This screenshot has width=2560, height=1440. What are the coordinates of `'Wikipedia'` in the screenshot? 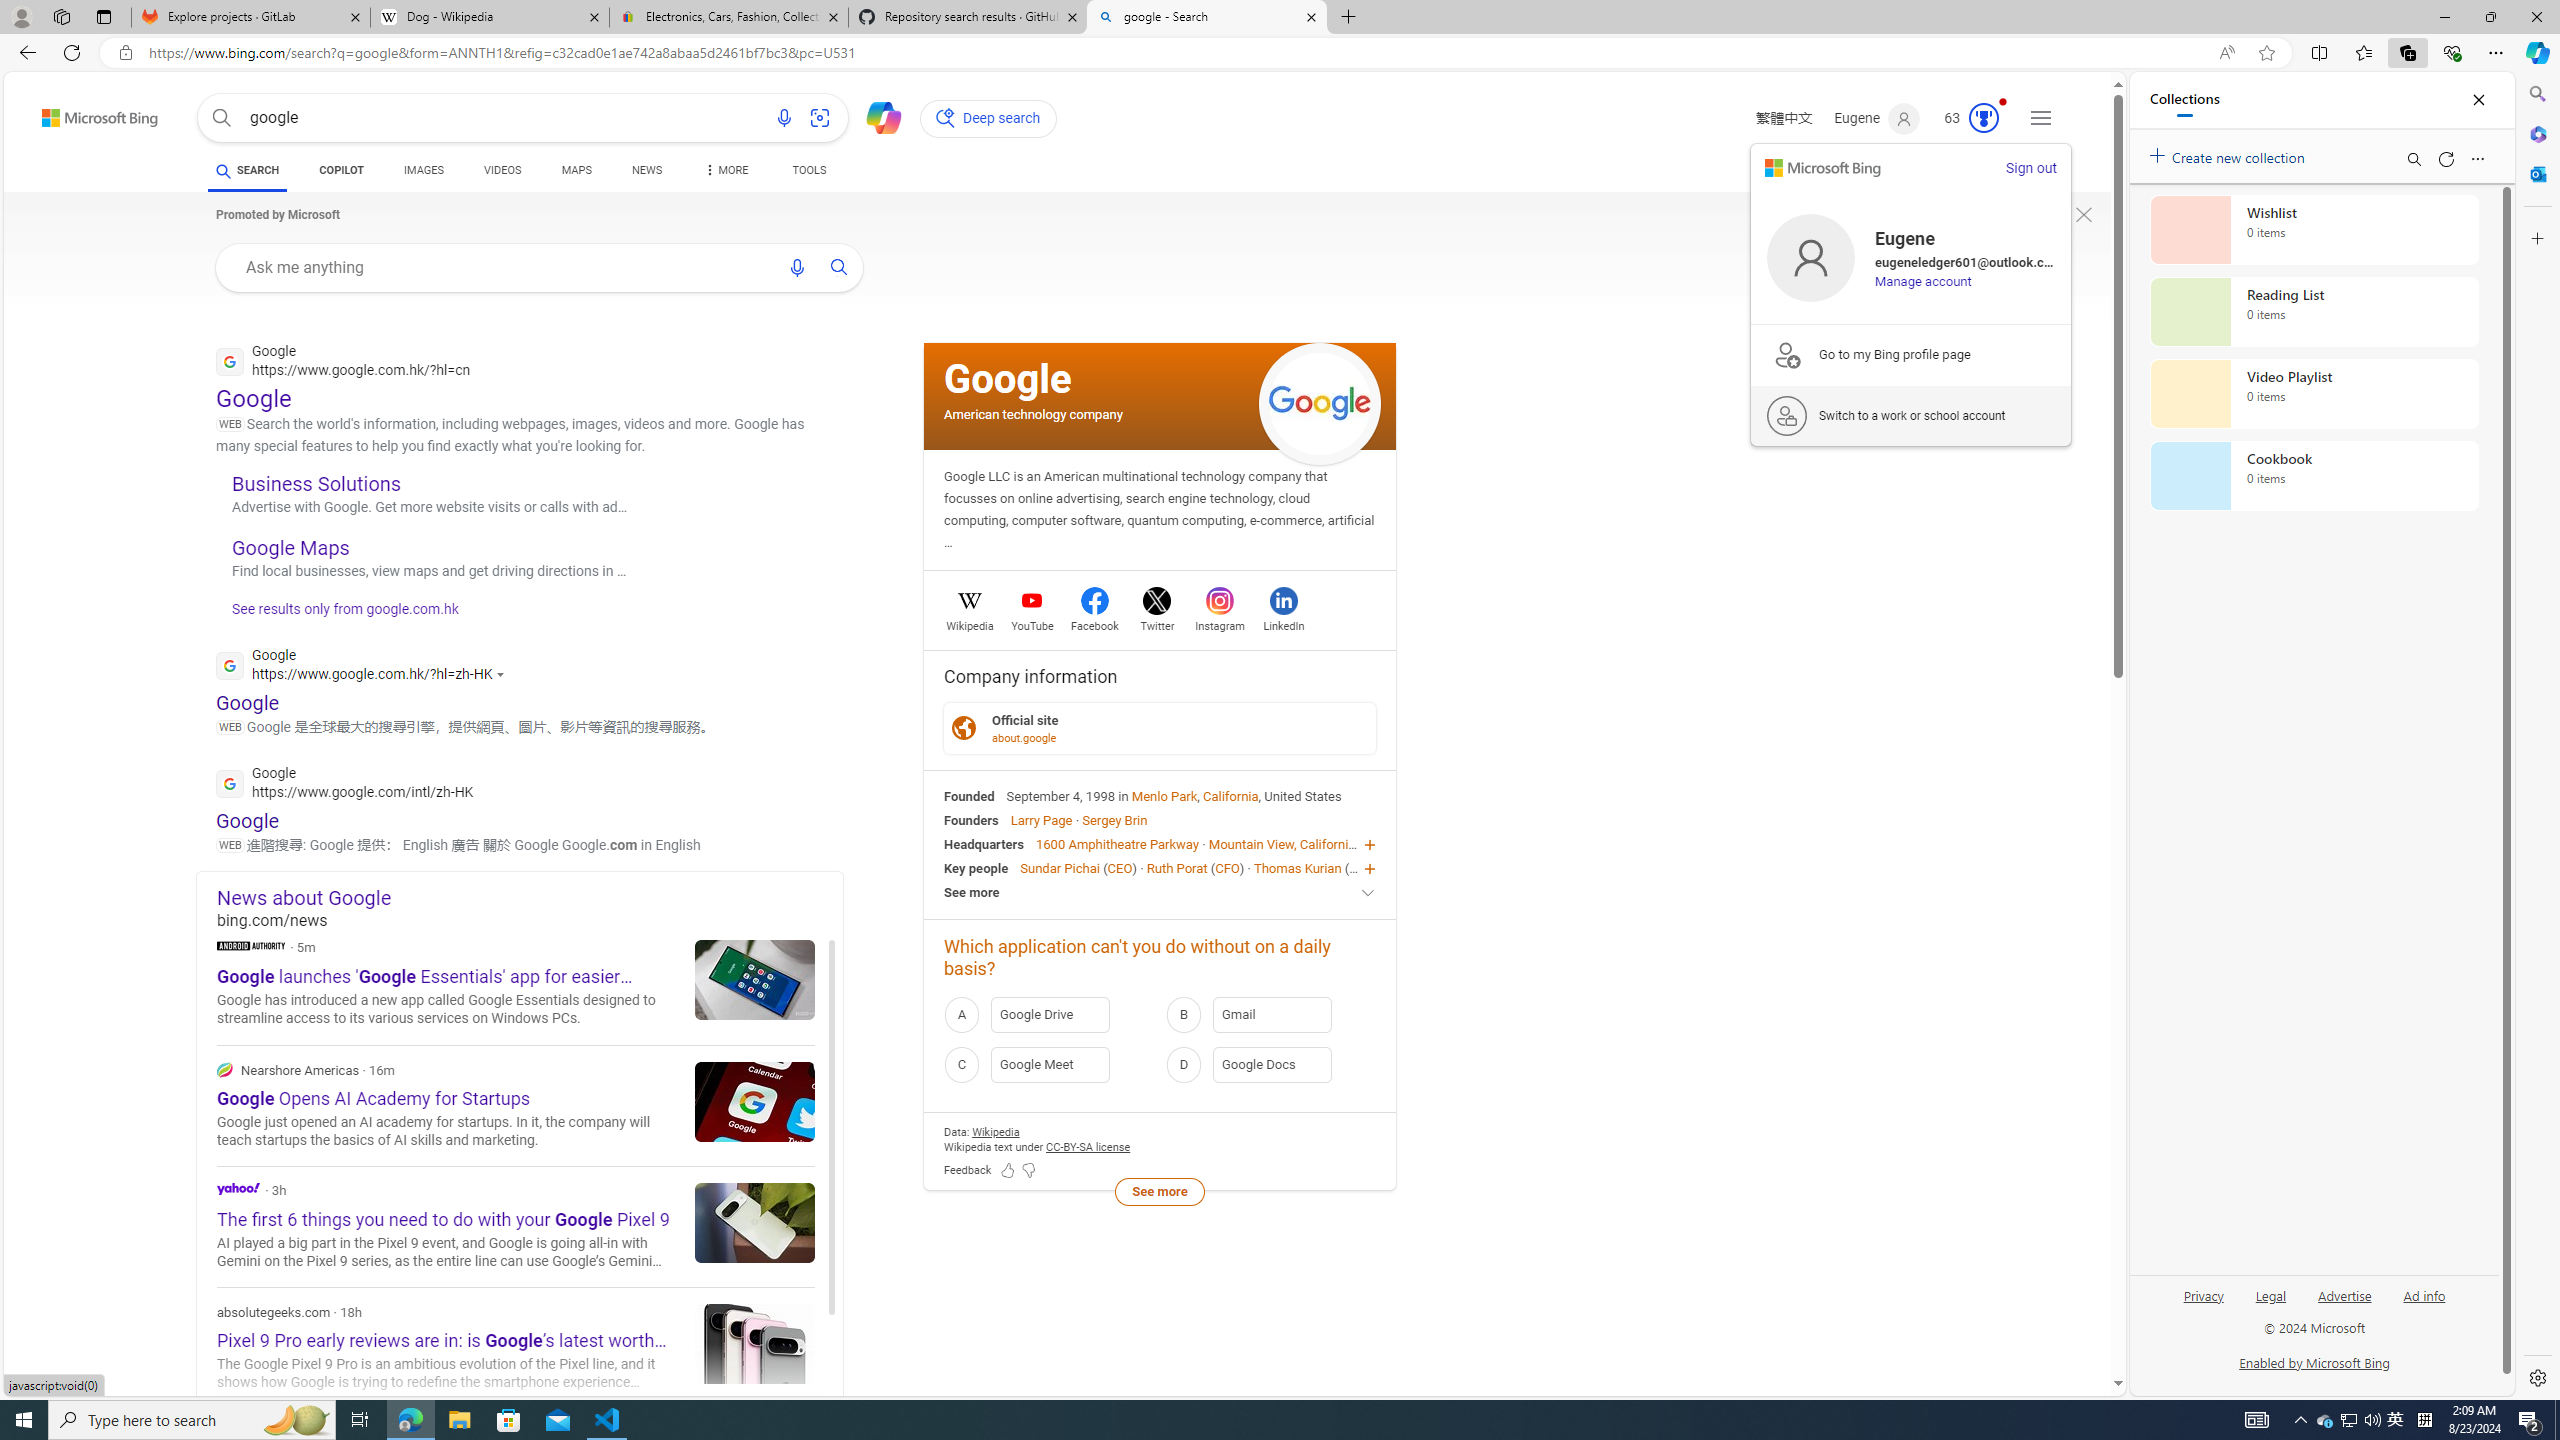 It's located at (970, 623).